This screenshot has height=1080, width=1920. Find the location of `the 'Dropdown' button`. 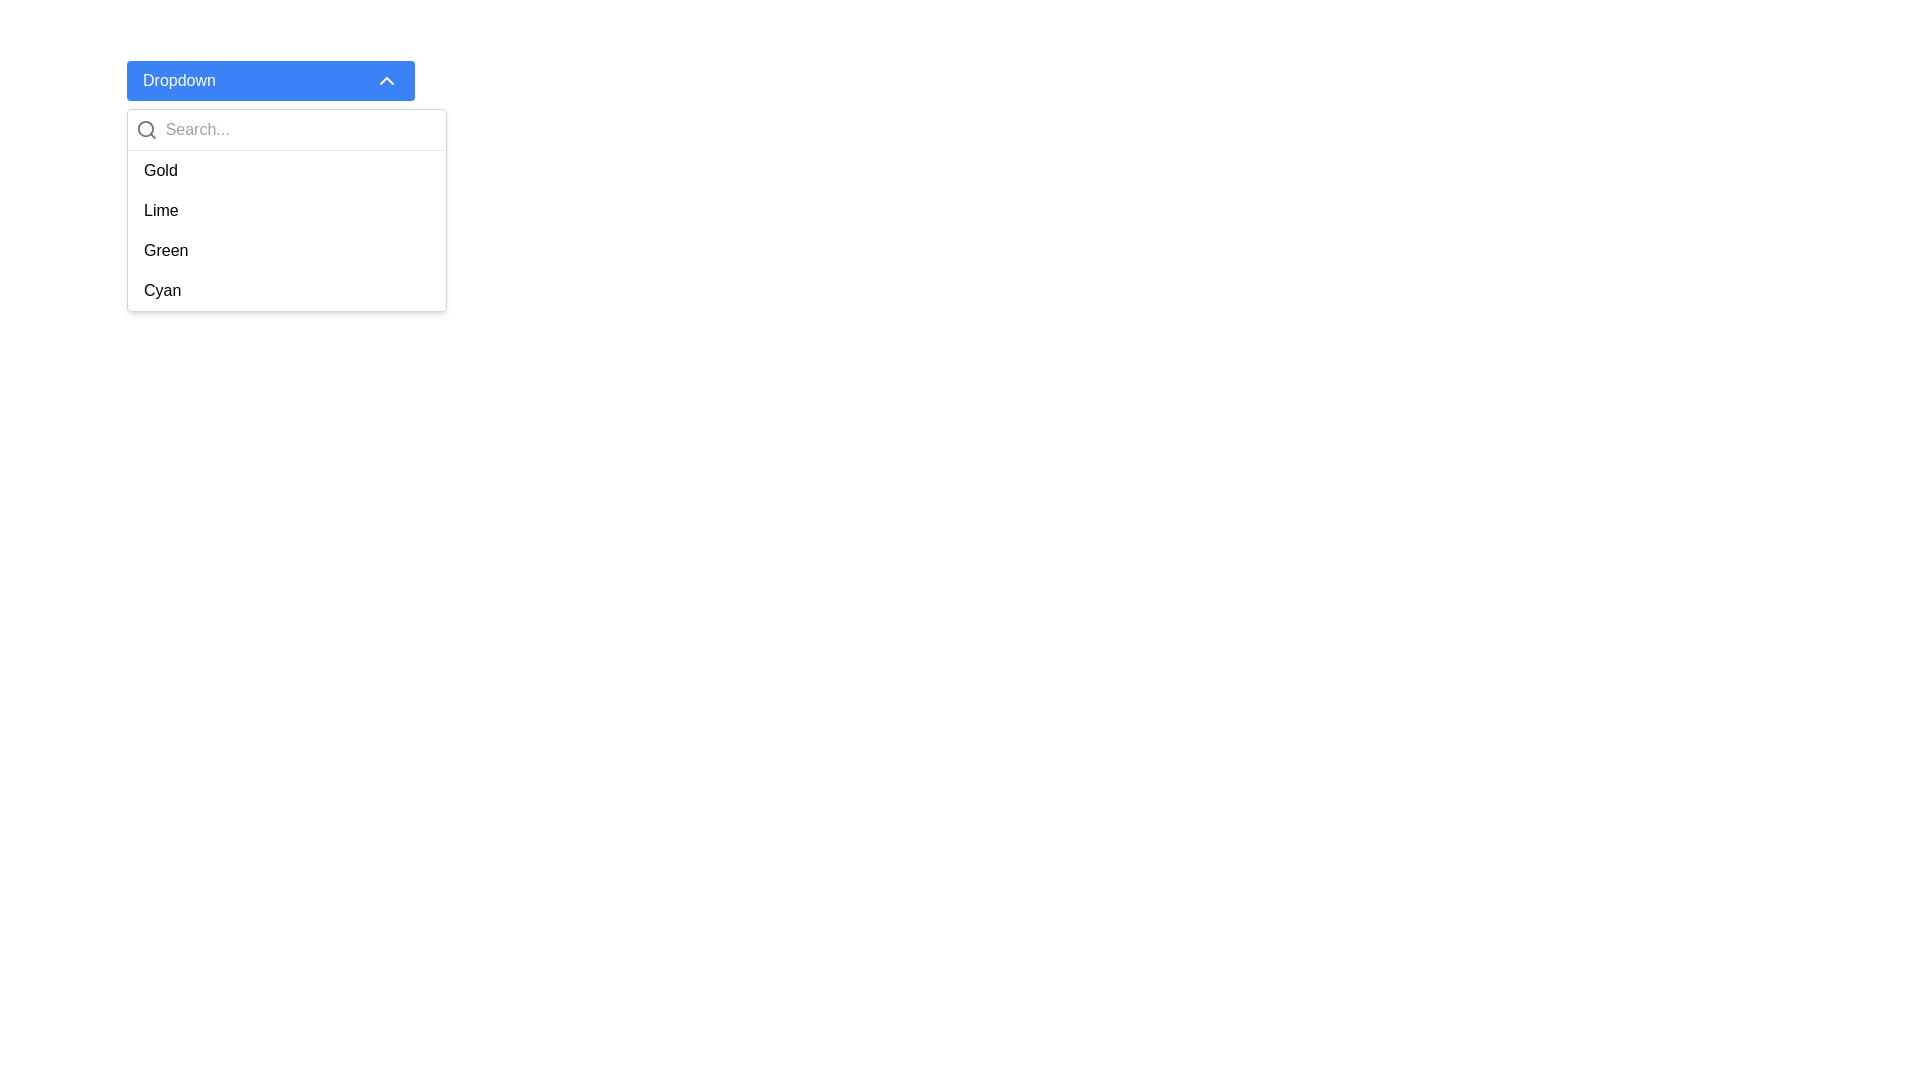

the 'Dropdown' button is located at coordinates (269, 80).